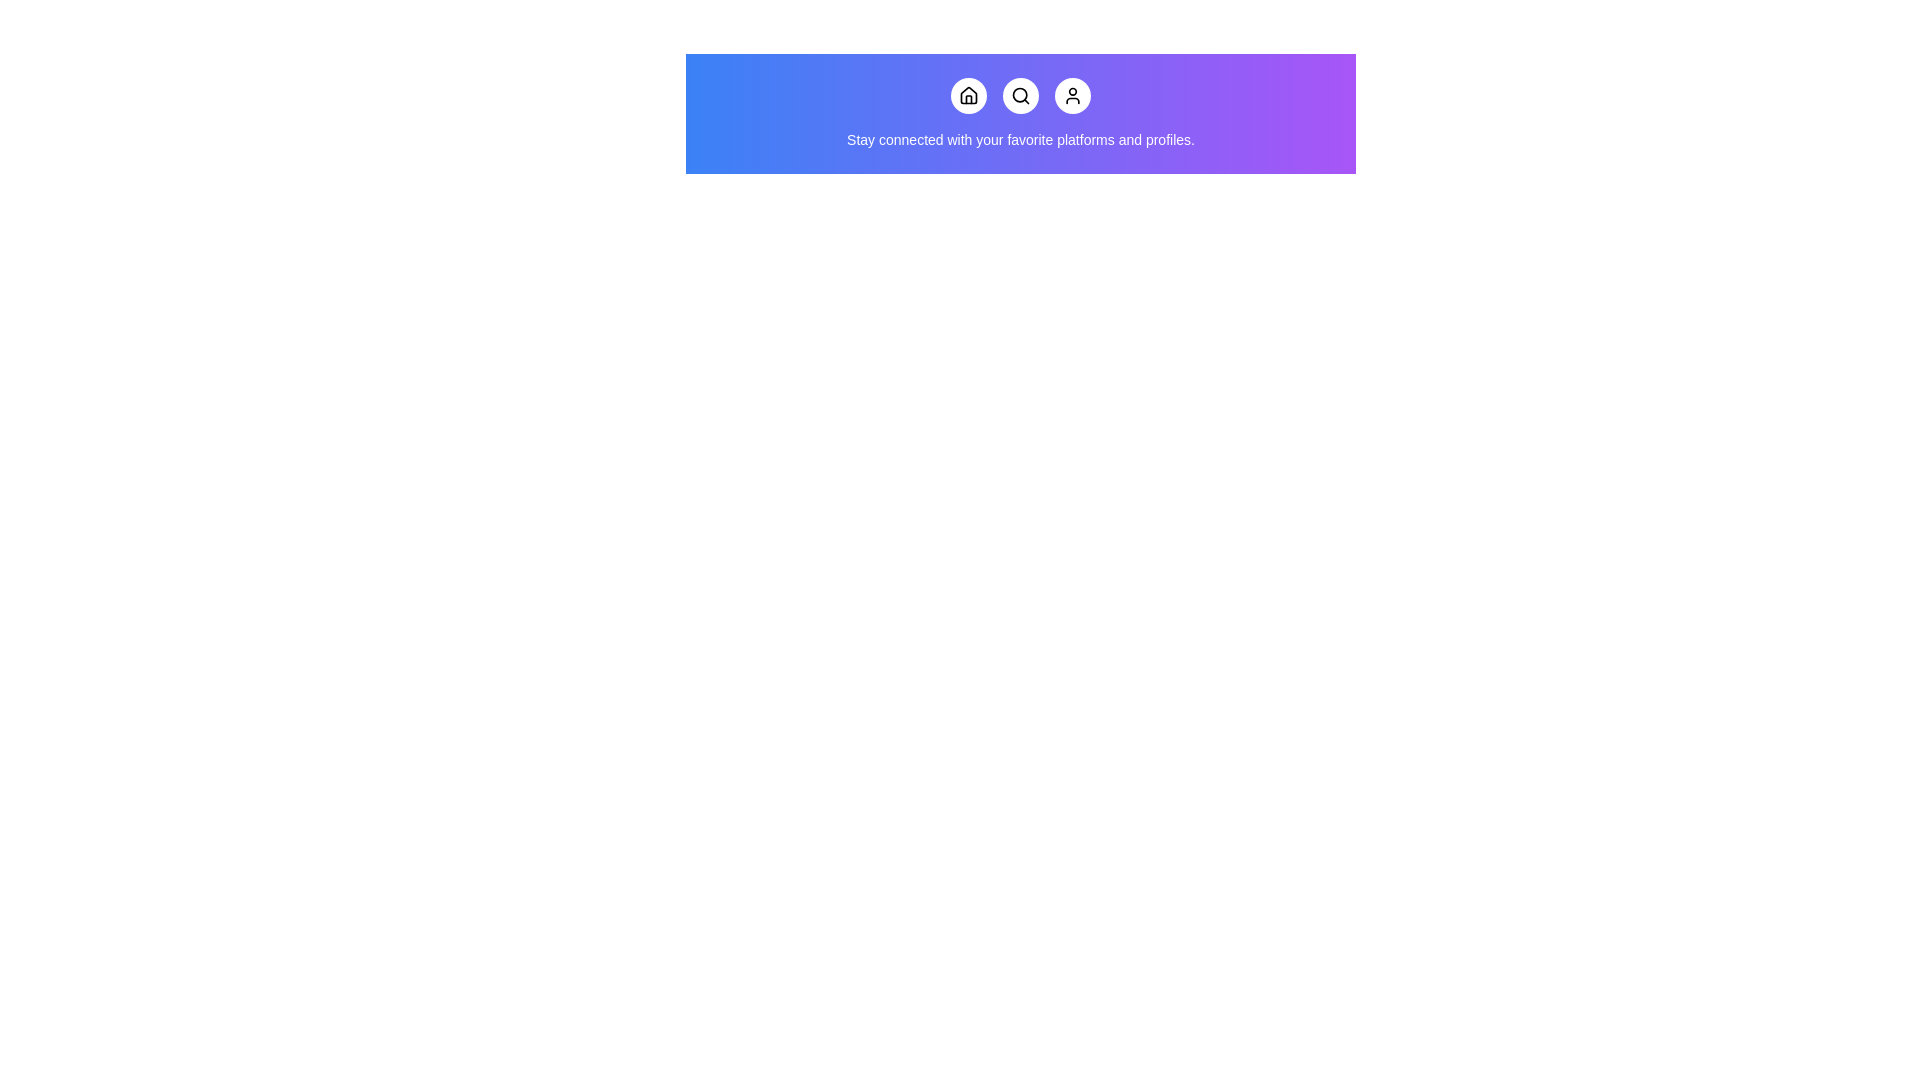 This screenshot has width=1920, height=1080. Describe the element at coordinates (969, 96) in the screenshot. I see `the white circular button with a house icon located at the top horizontal bar, which is the first button from the left` at that location.